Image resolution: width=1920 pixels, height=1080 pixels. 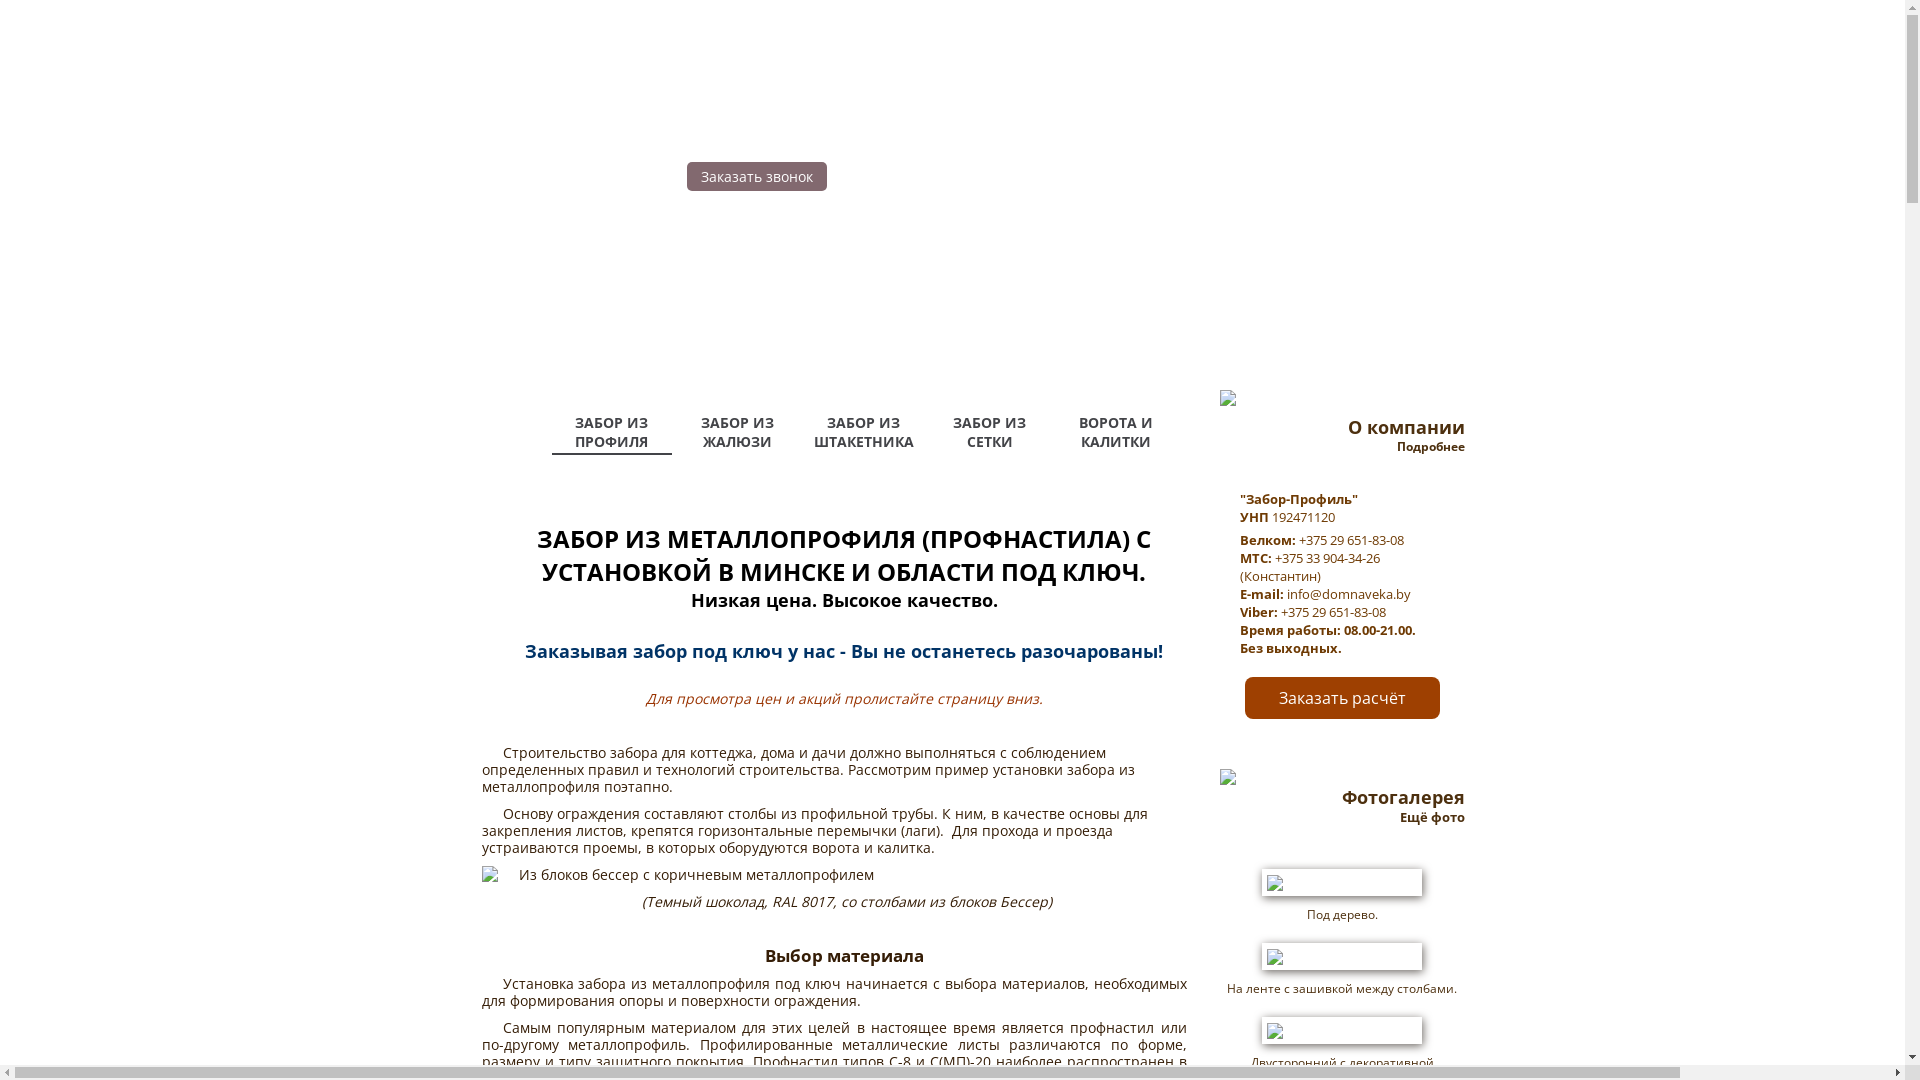 I want to click on 'info@domnaveka.by', so click(x=1348, y=593).